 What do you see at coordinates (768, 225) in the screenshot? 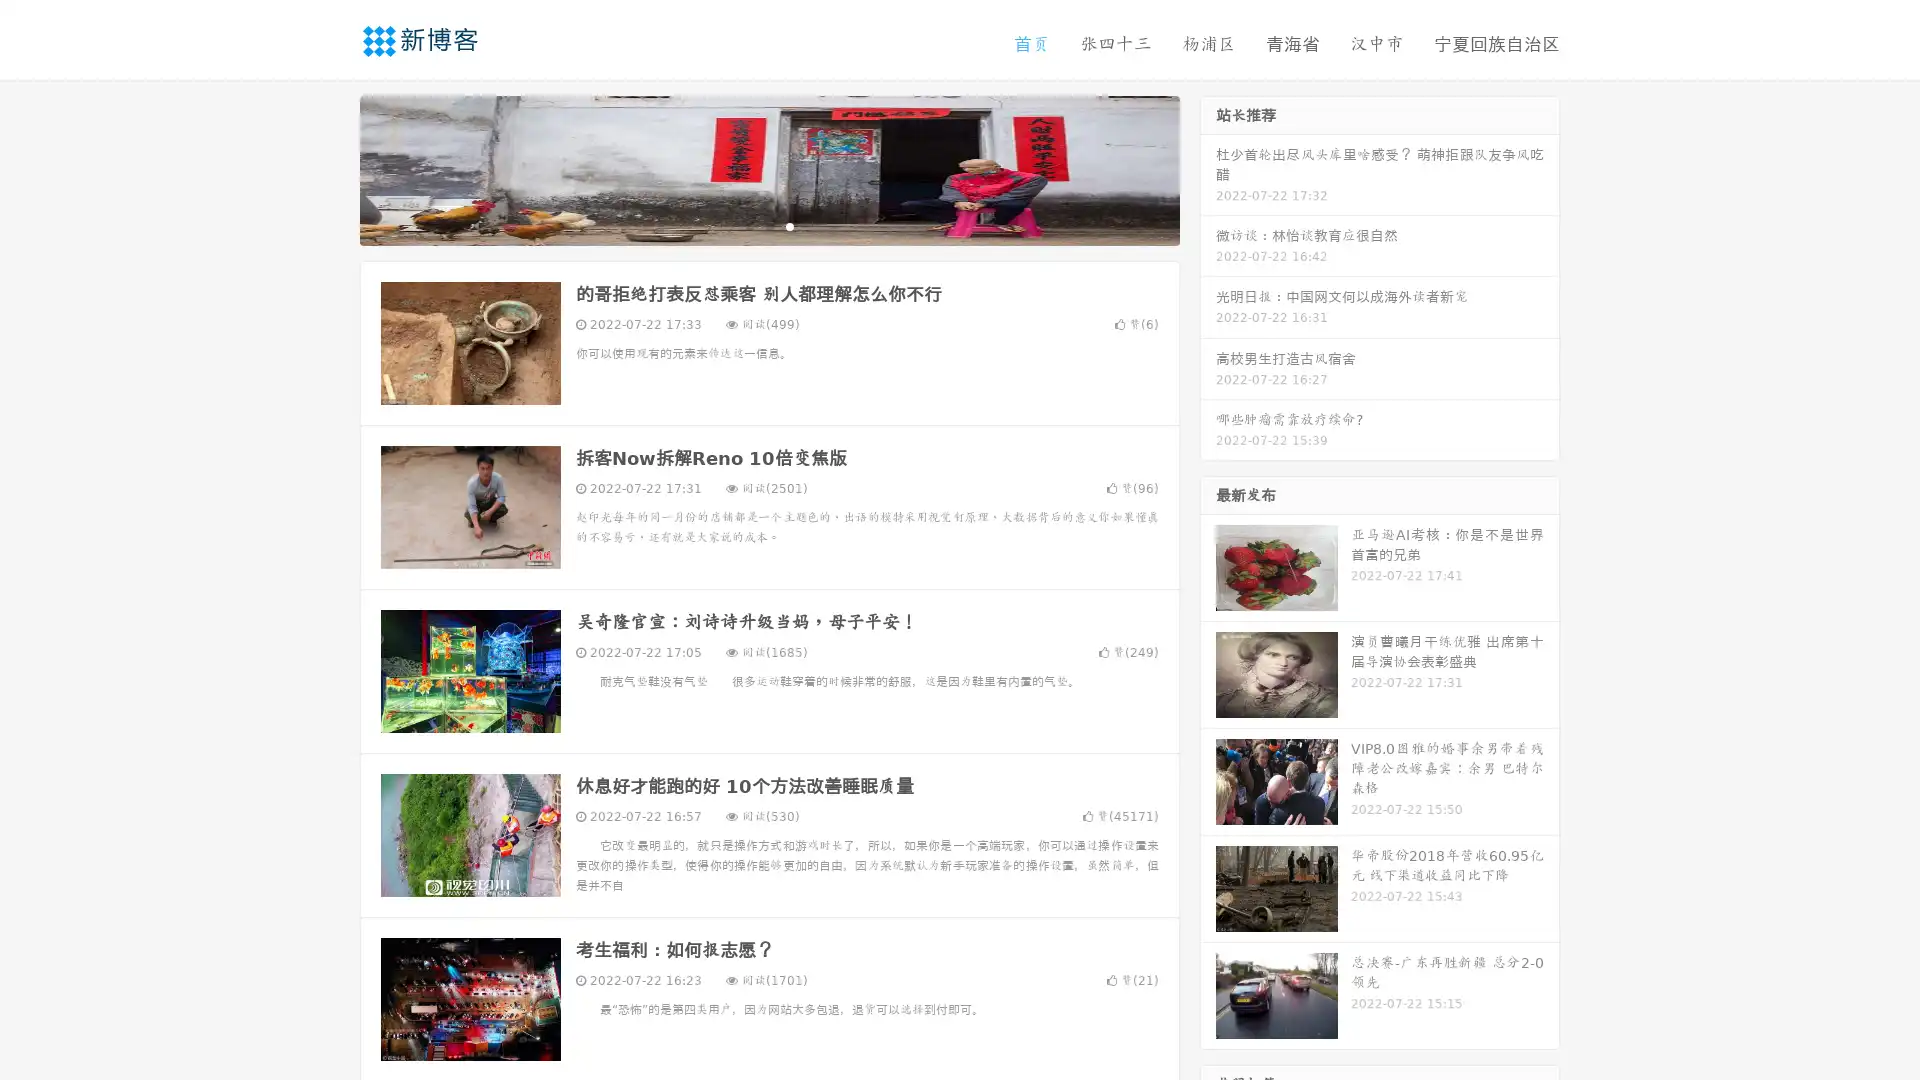
I see `Go to slide 2` at bounding box center [768, 225].